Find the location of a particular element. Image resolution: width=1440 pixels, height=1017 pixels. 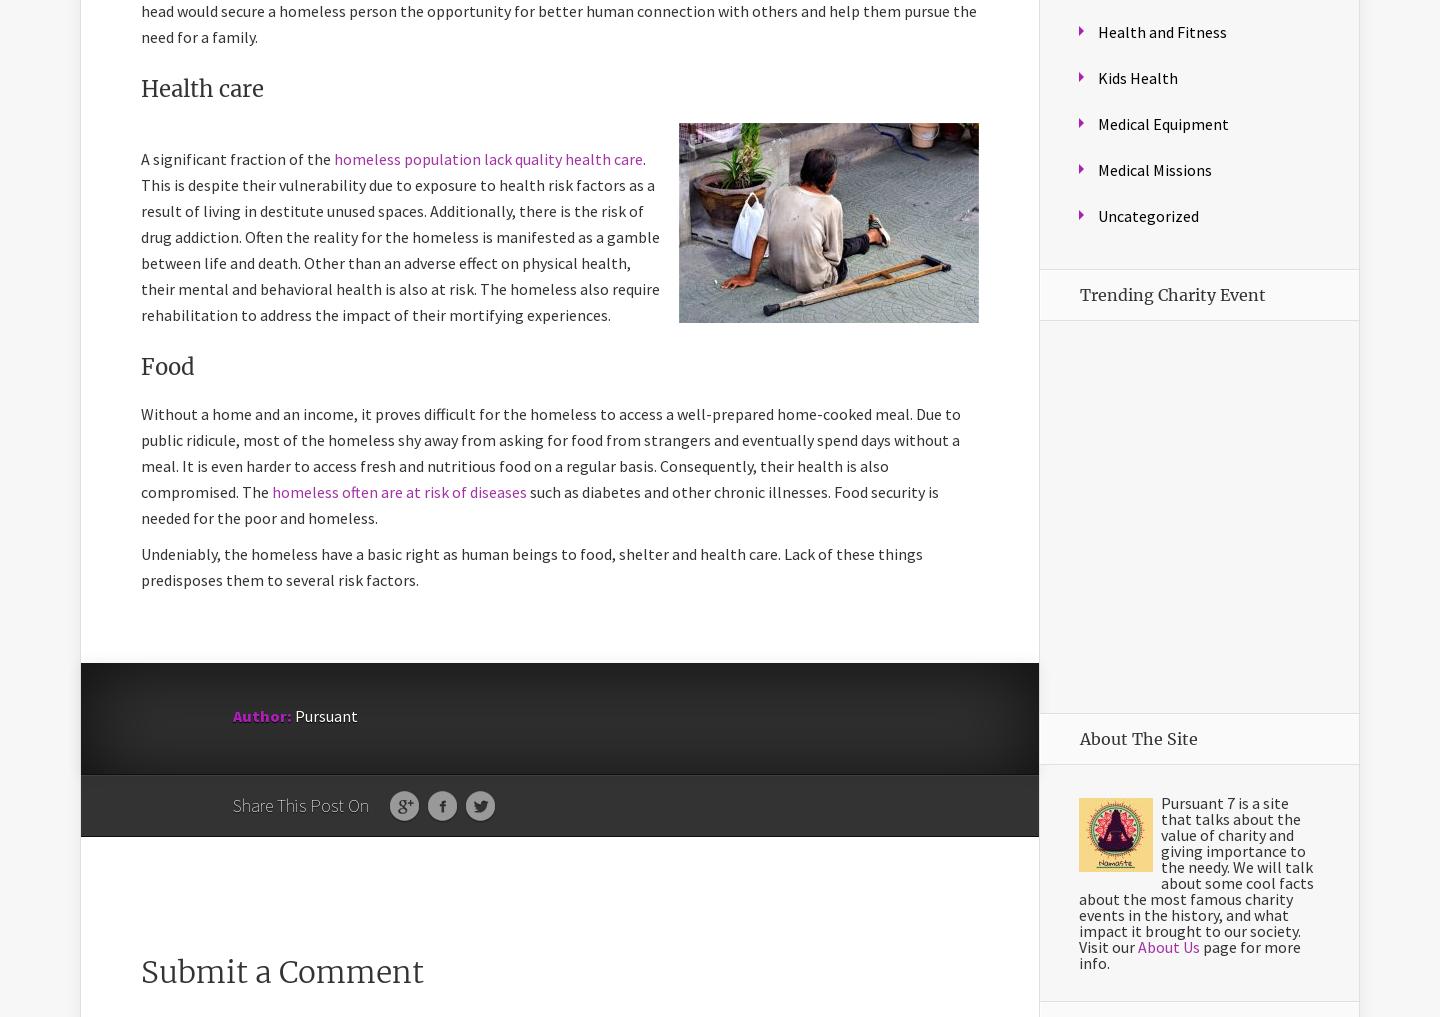

'Pursuant 7 is a site that talks about the value of charity and giving importance to the needy.  We will talk about some cool facts about the most famous charity events in the history, and what impact it brought to our society.  Visit our' is located at coordinates (1078, 875).